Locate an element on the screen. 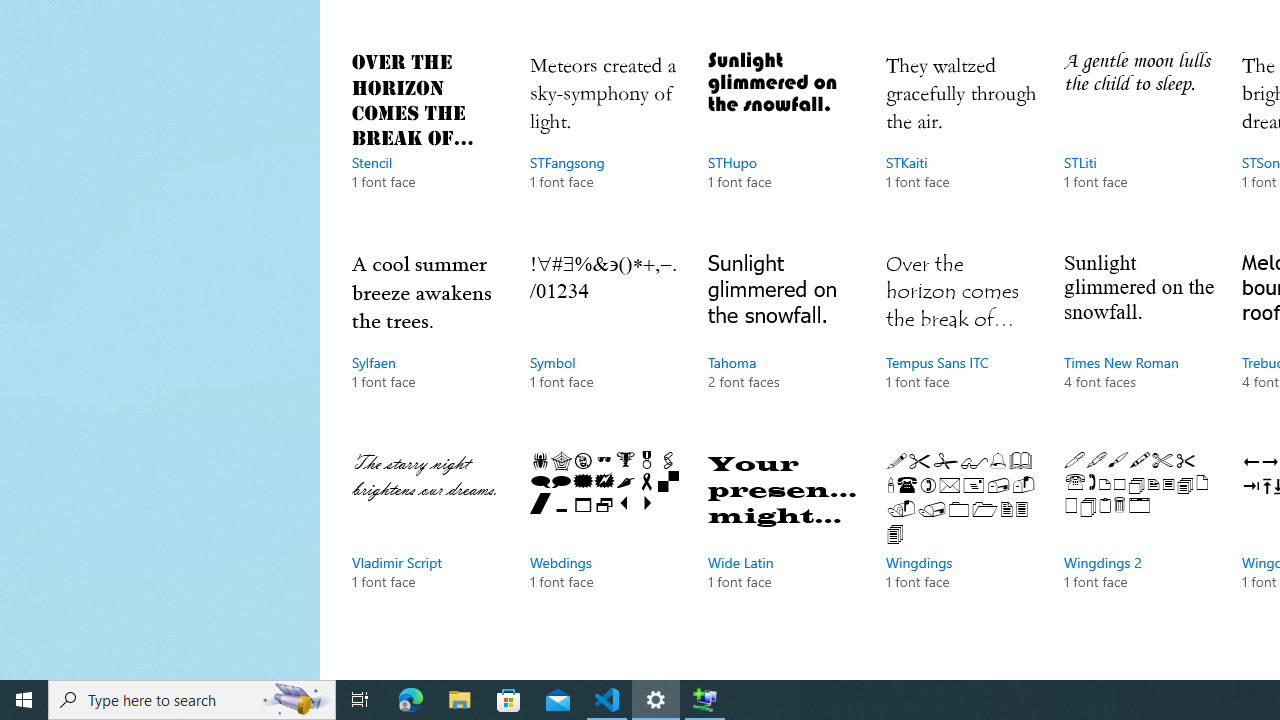 Image resolution: width=1280 pixels, height=720 pixels. 'Microsoft Store' is located at coordinates (509, 698).